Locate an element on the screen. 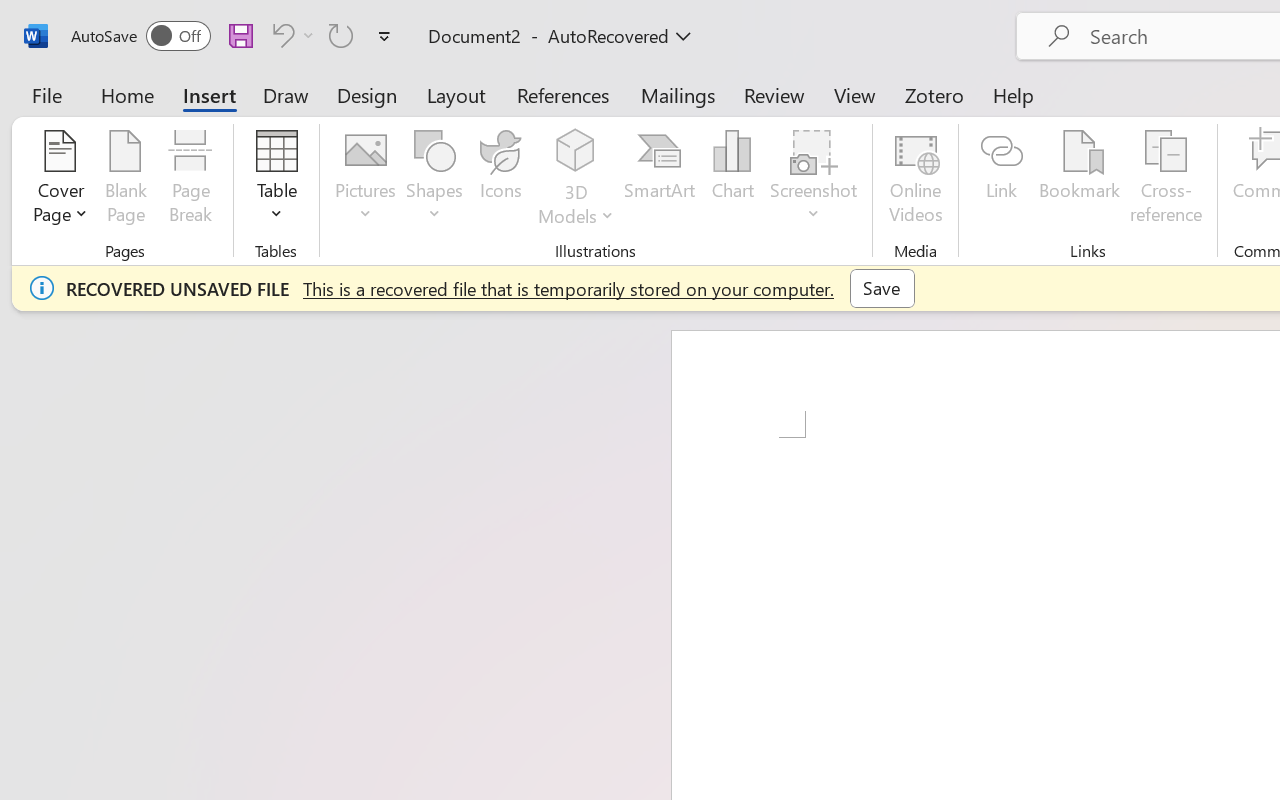 Image resolution: width=1280 pixels, height=800 pixels. 'SmartArt...' is located at coordinates (659, 179).